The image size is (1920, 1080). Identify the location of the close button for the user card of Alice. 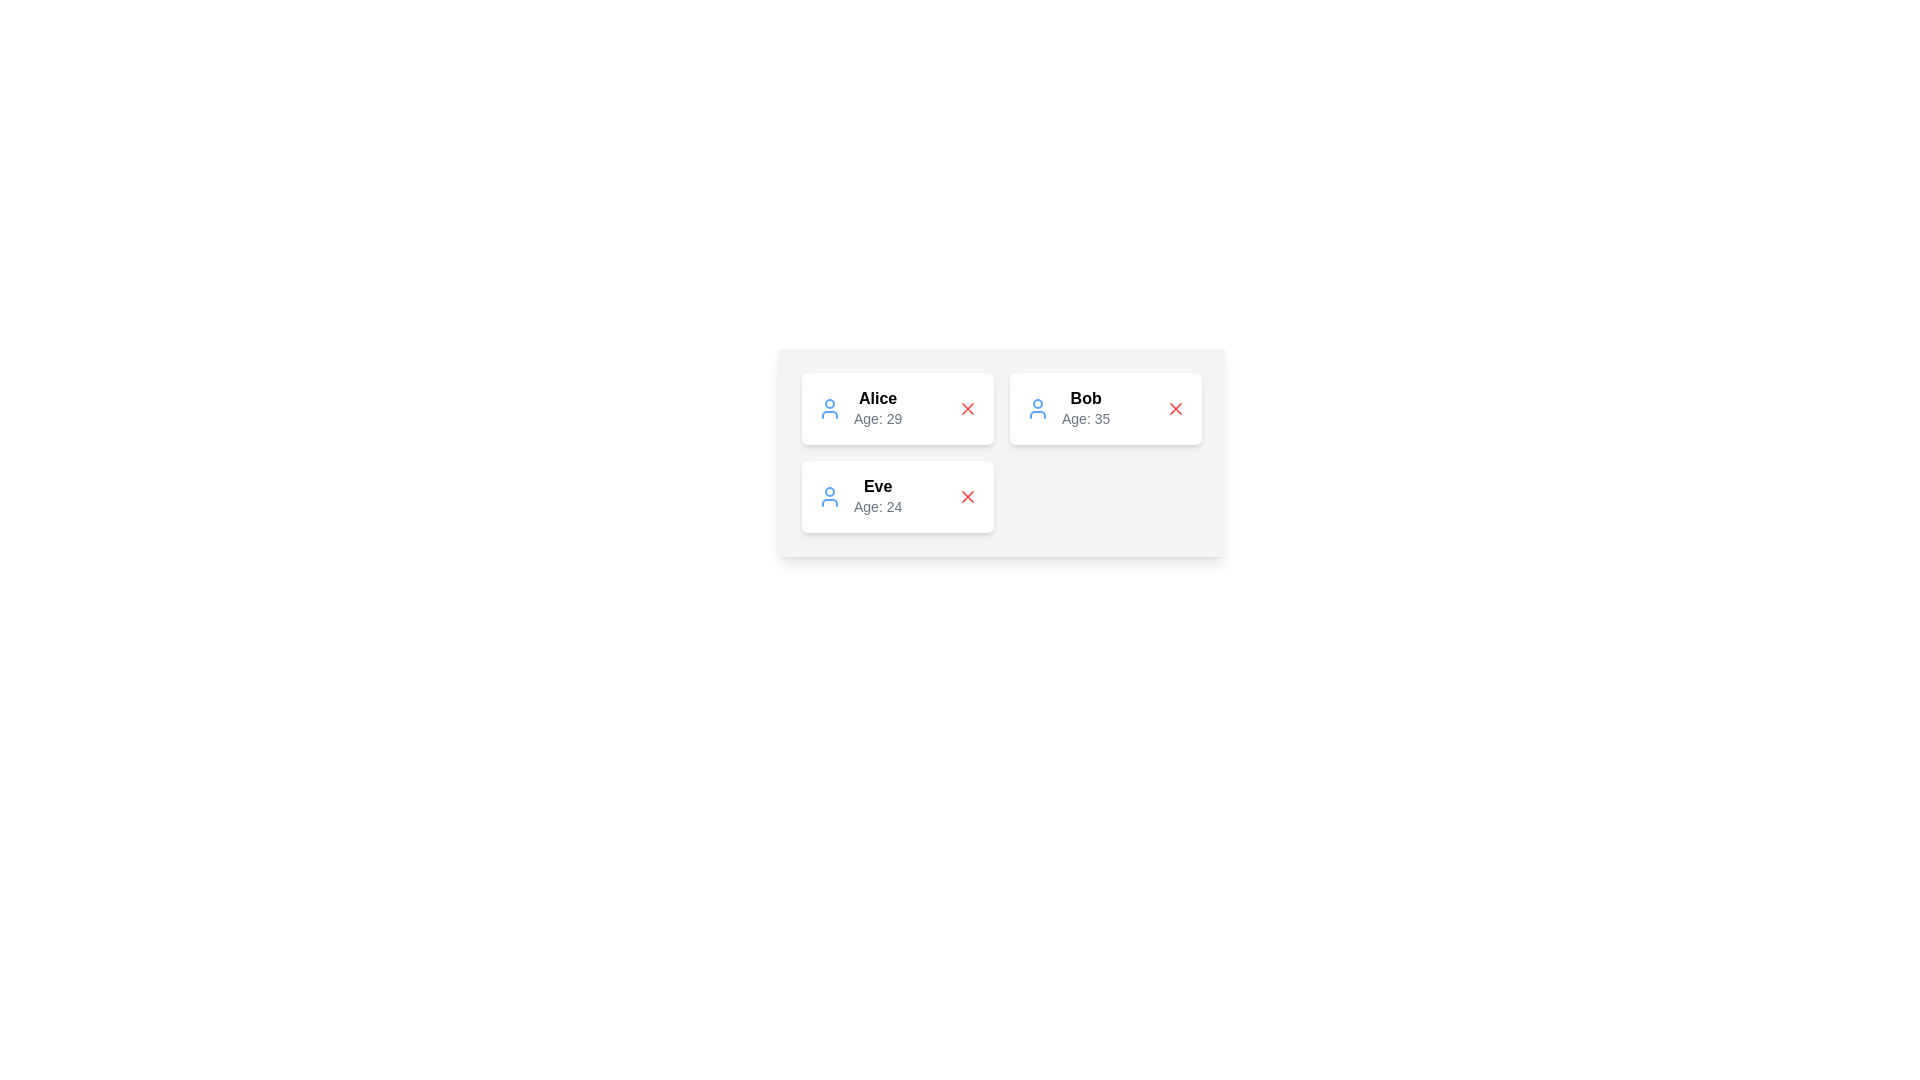
(968, 407).